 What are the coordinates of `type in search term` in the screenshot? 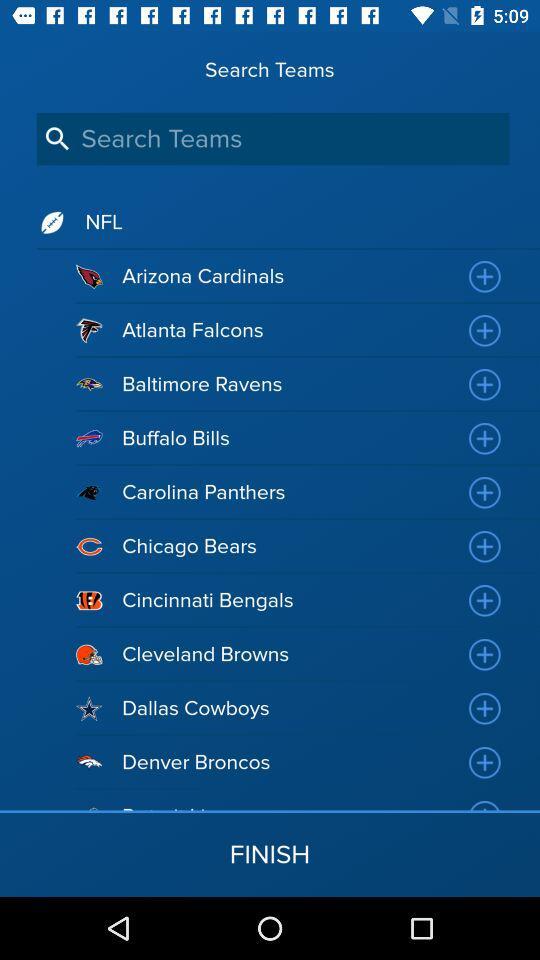 It's located at (272, 138).